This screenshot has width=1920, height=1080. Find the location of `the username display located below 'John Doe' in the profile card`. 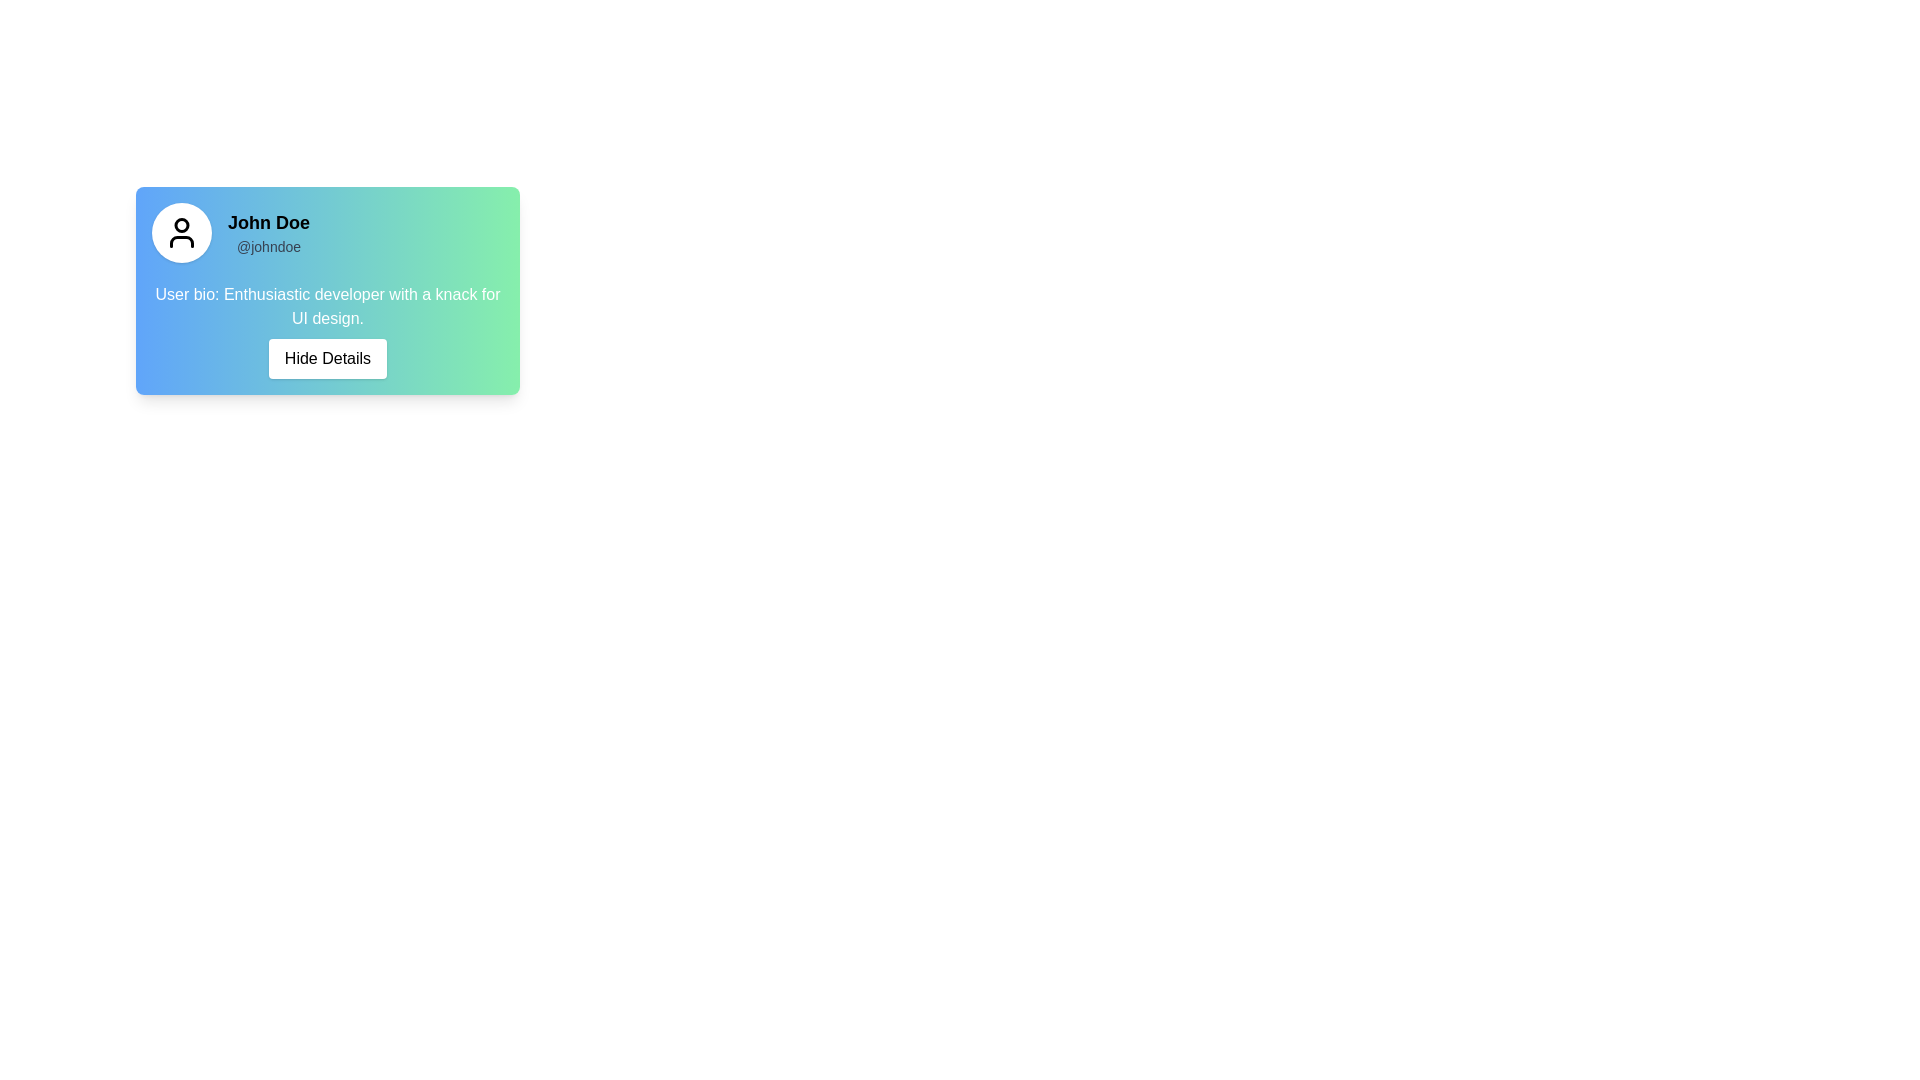

the username display located below 'John Doe' in the profile card is located at coordinates (267, 245).